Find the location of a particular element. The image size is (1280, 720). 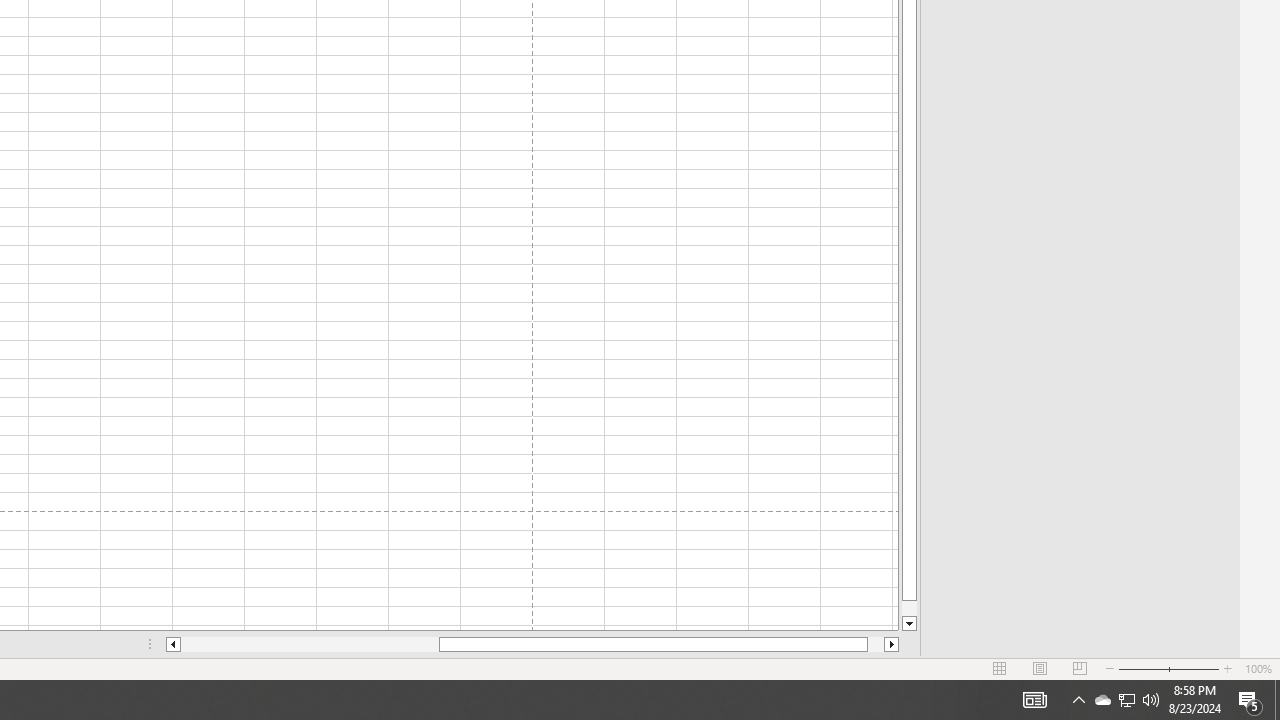

'AutomationID: 4105' is located at coordinates (1034, 698).